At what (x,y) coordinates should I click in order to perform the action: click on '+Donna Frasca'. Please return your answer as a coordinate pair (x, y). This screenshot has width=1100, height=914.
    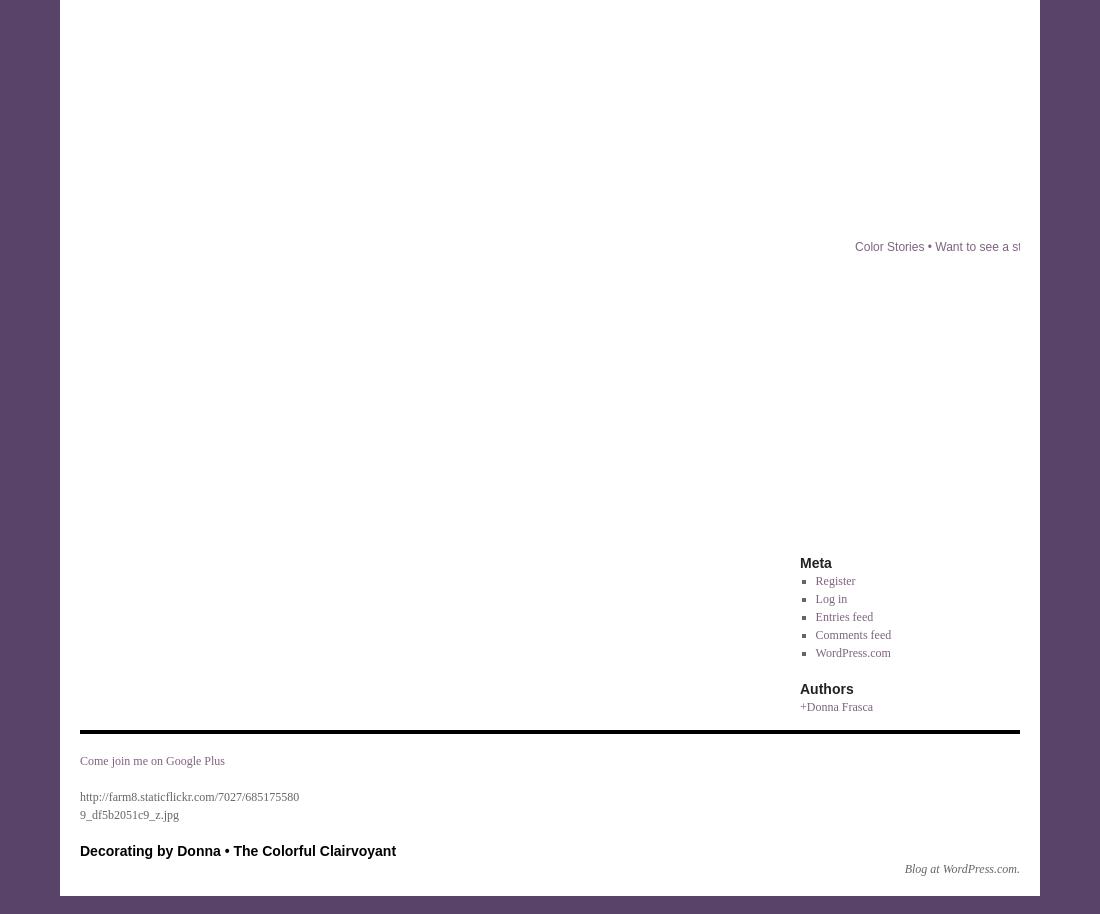
    Looking at the image, I should click on (800, 705).